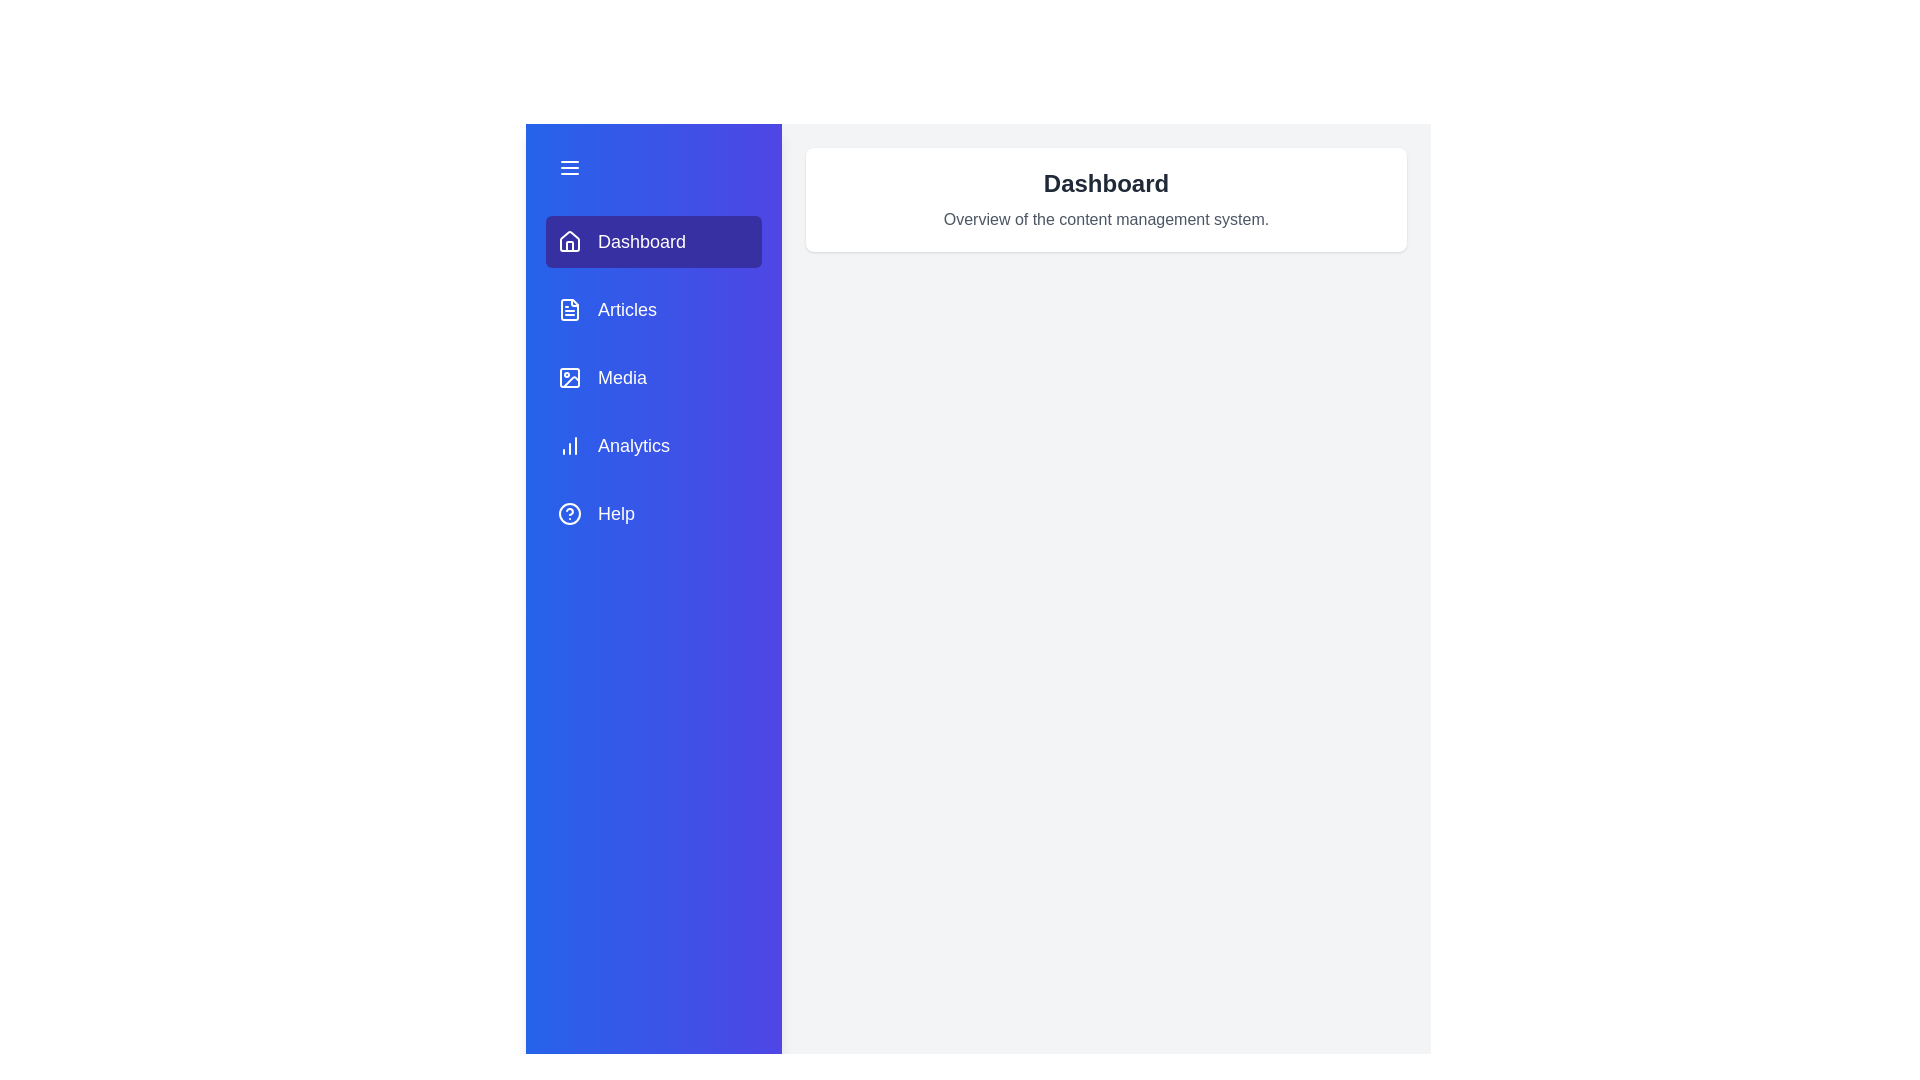  I want to click on the icon next to the tab labeled Articles to inspect its details, so click(569, 309).